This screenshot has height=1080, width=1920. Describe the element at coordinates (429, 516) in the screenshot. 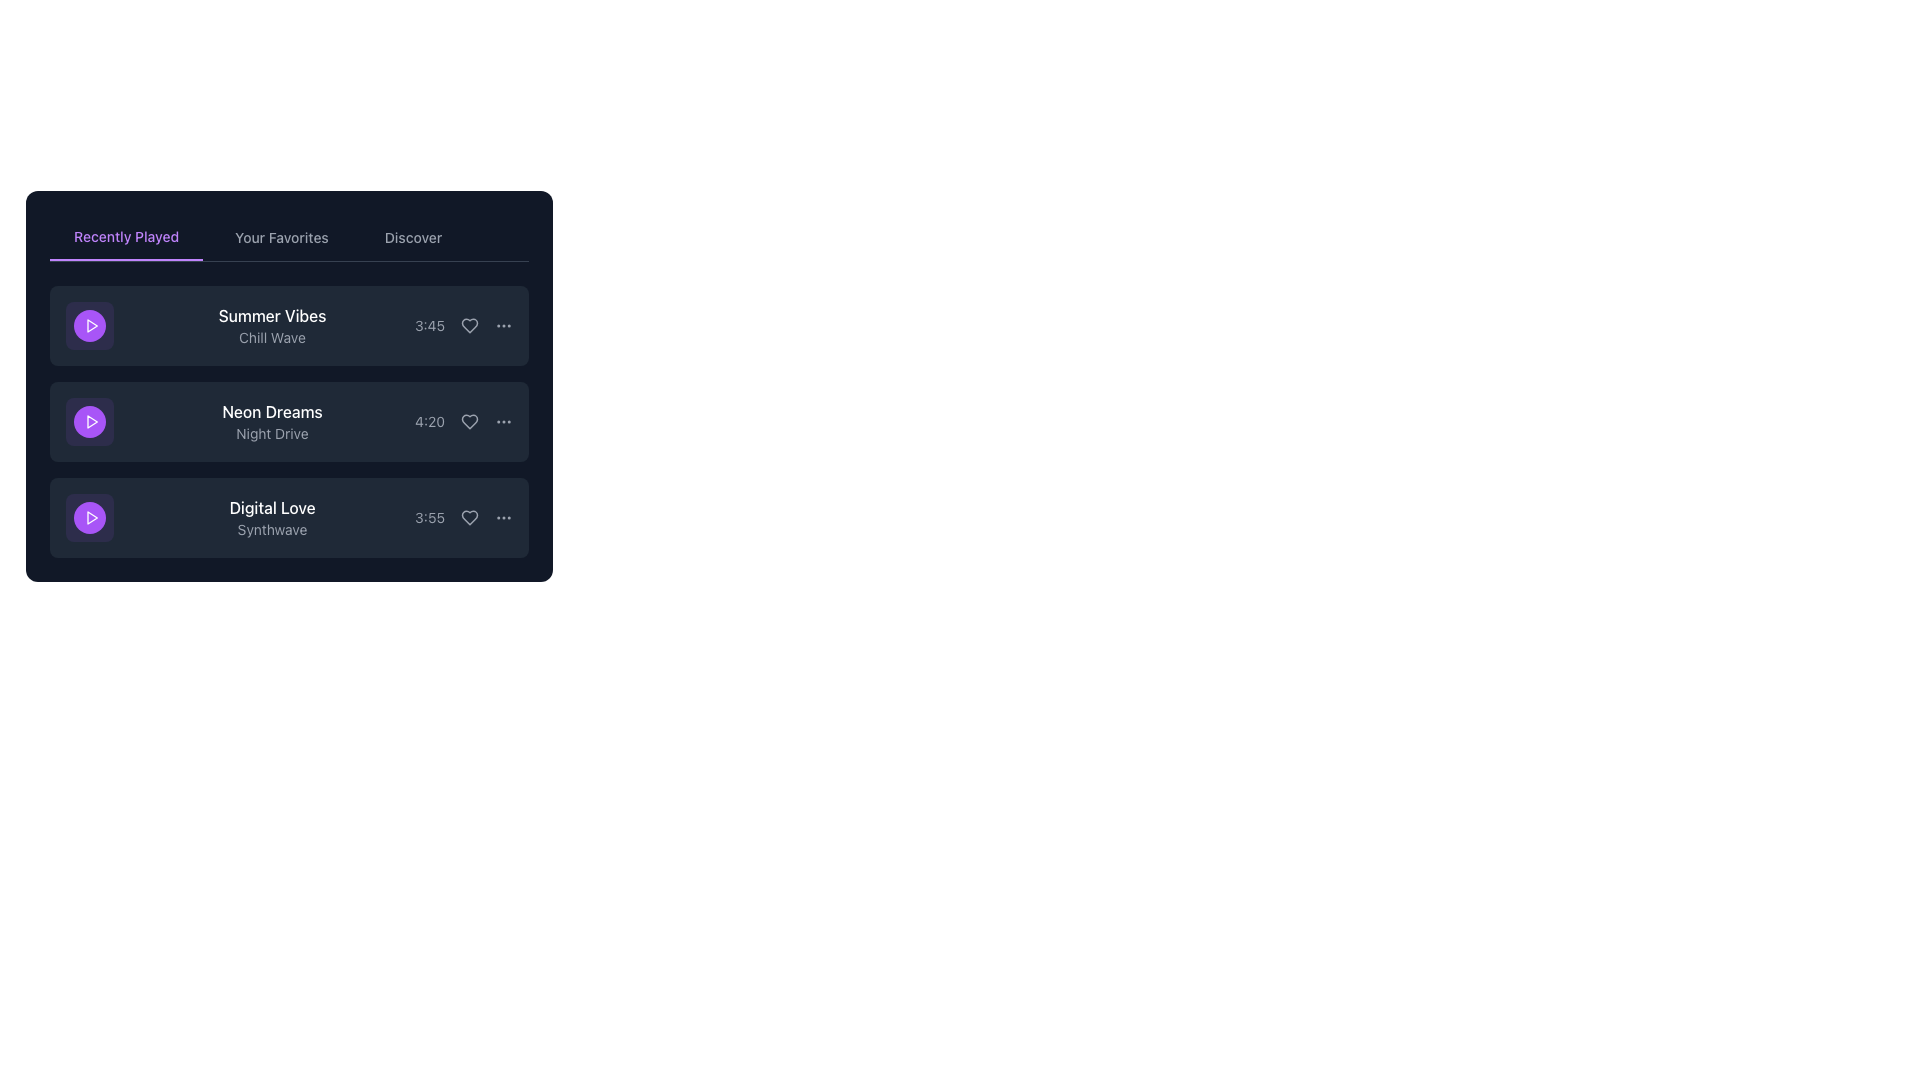

I see `value displayed in the leftmost text label indicating the duration of the track 'Digital Love', located in the last entry of the vertical list` at that location.